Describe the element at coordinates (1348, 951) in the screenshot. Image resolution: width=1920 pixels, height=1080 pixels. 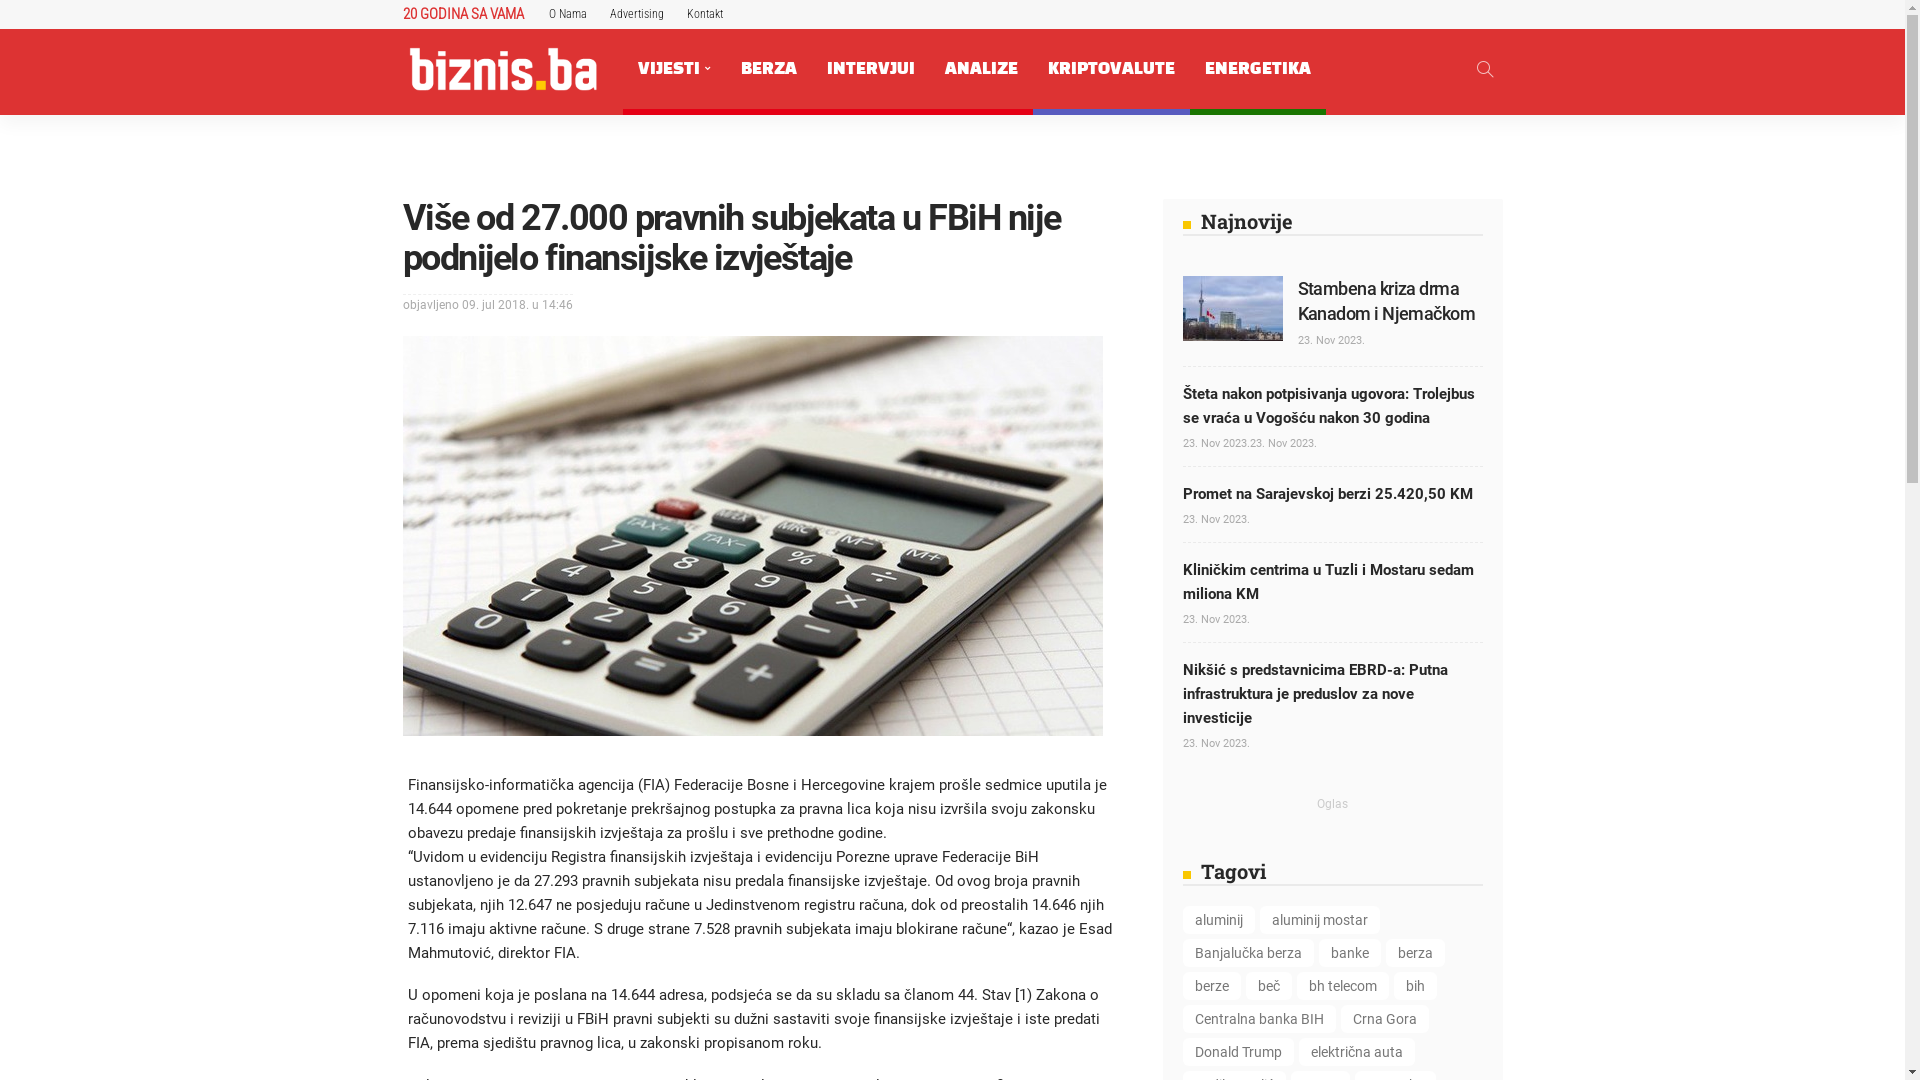
I see `'banke'` at that location.